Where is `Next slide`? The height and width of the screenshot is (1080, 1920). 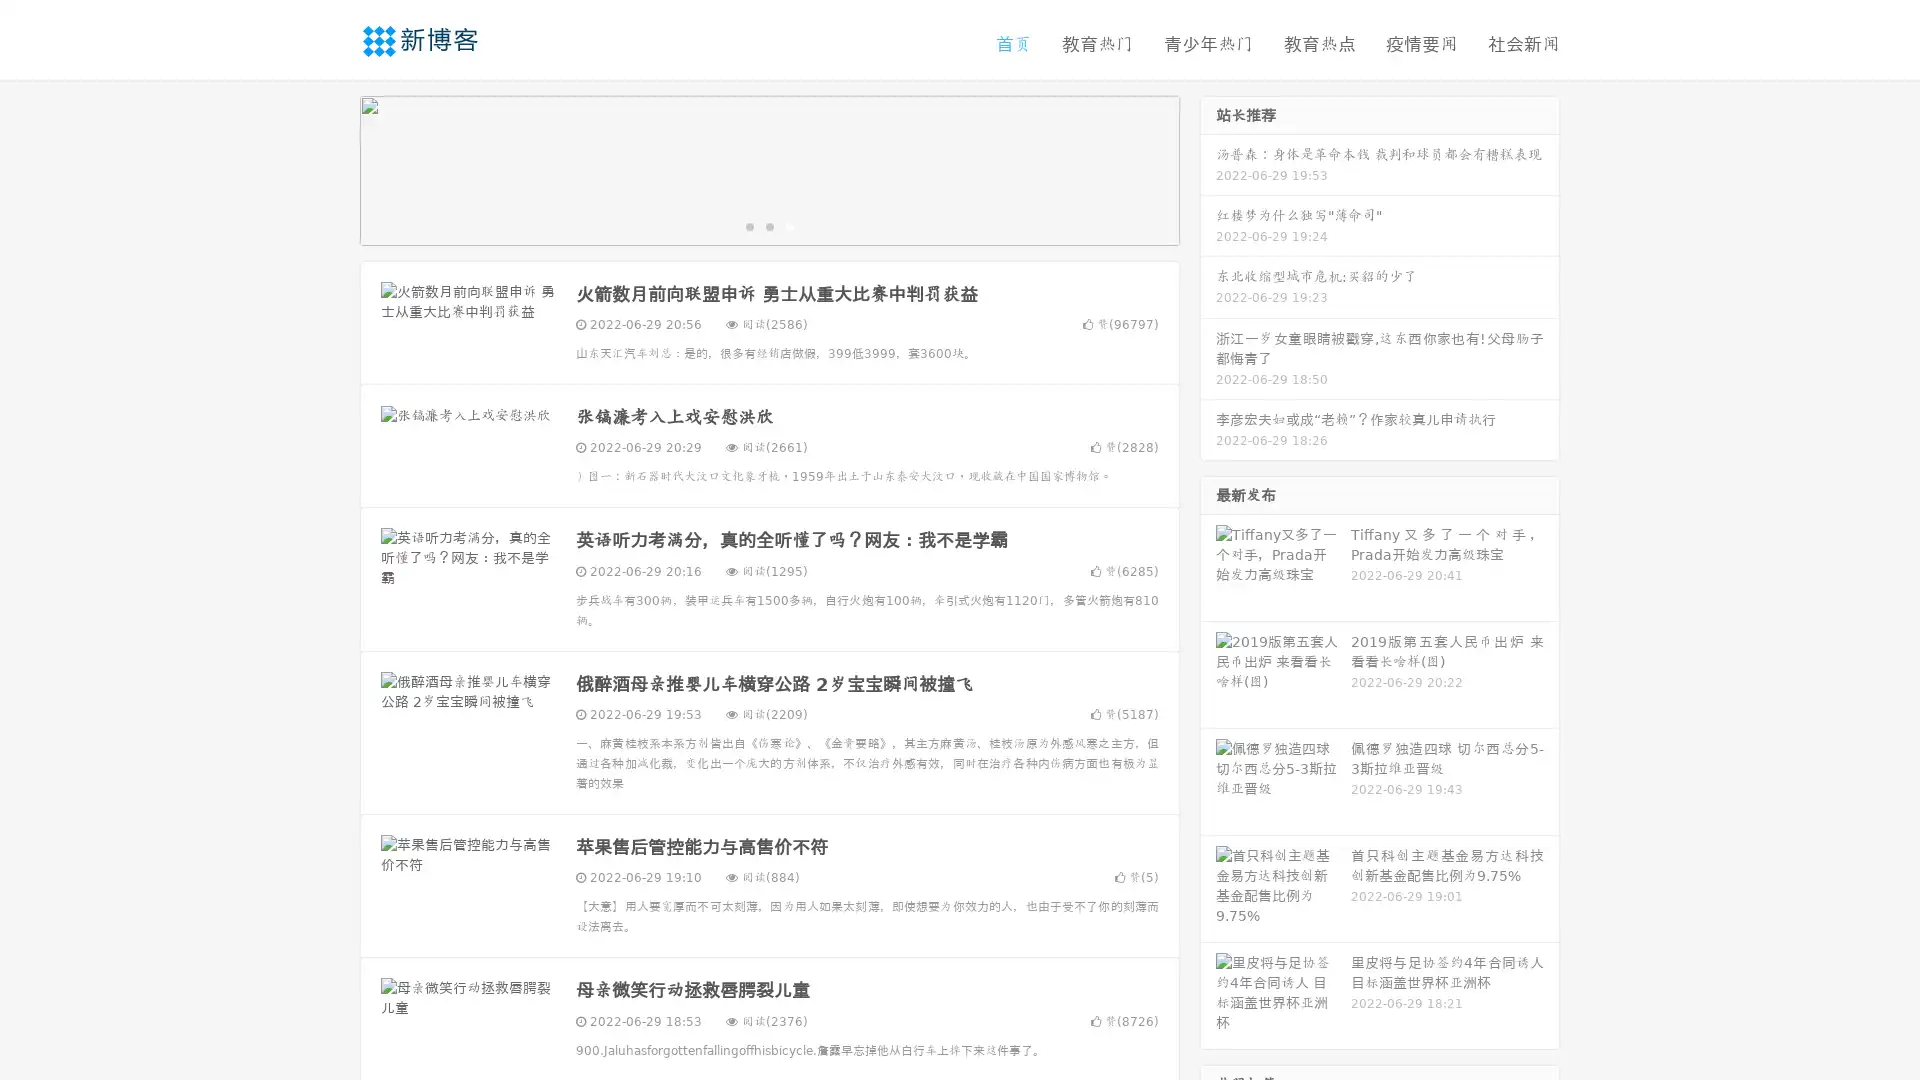 Next slide is located at coordinates (1208, 168).